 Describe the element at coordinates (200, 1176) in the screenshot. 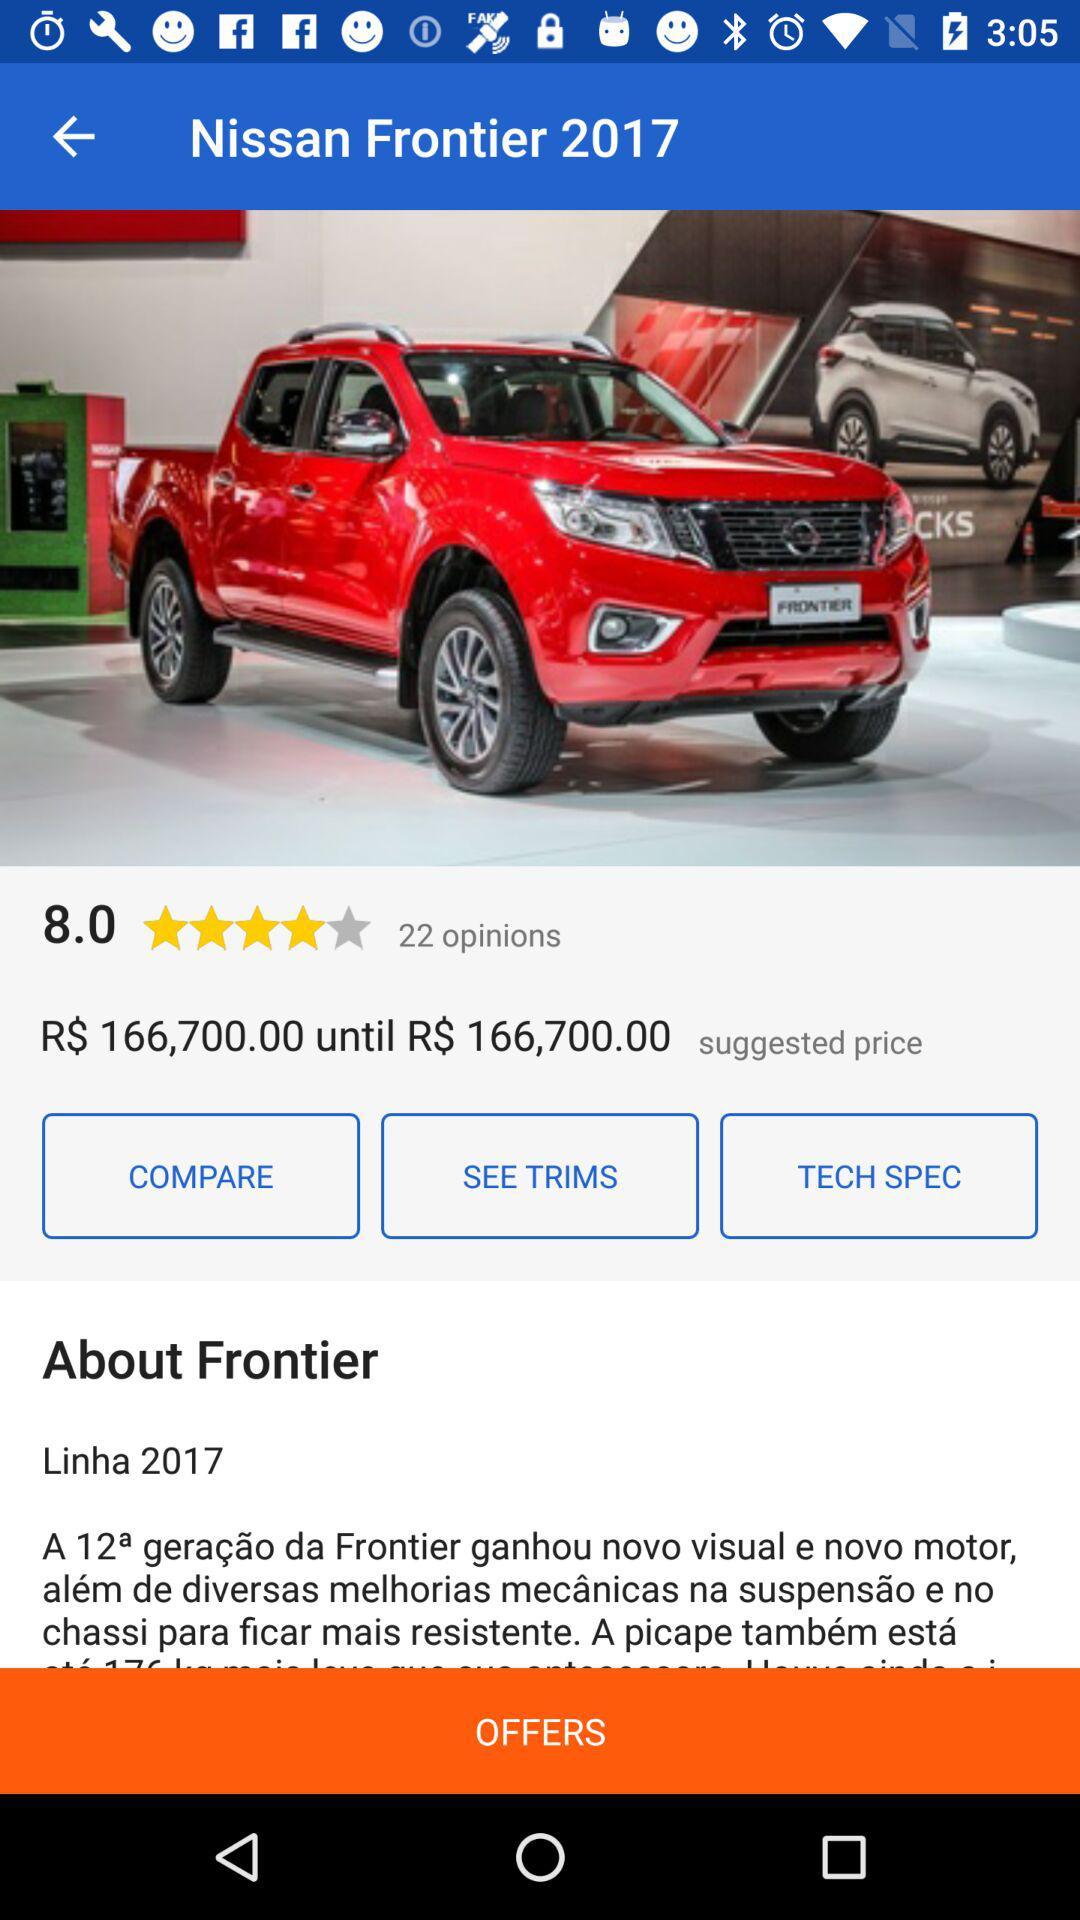

I see `compare` at that location.